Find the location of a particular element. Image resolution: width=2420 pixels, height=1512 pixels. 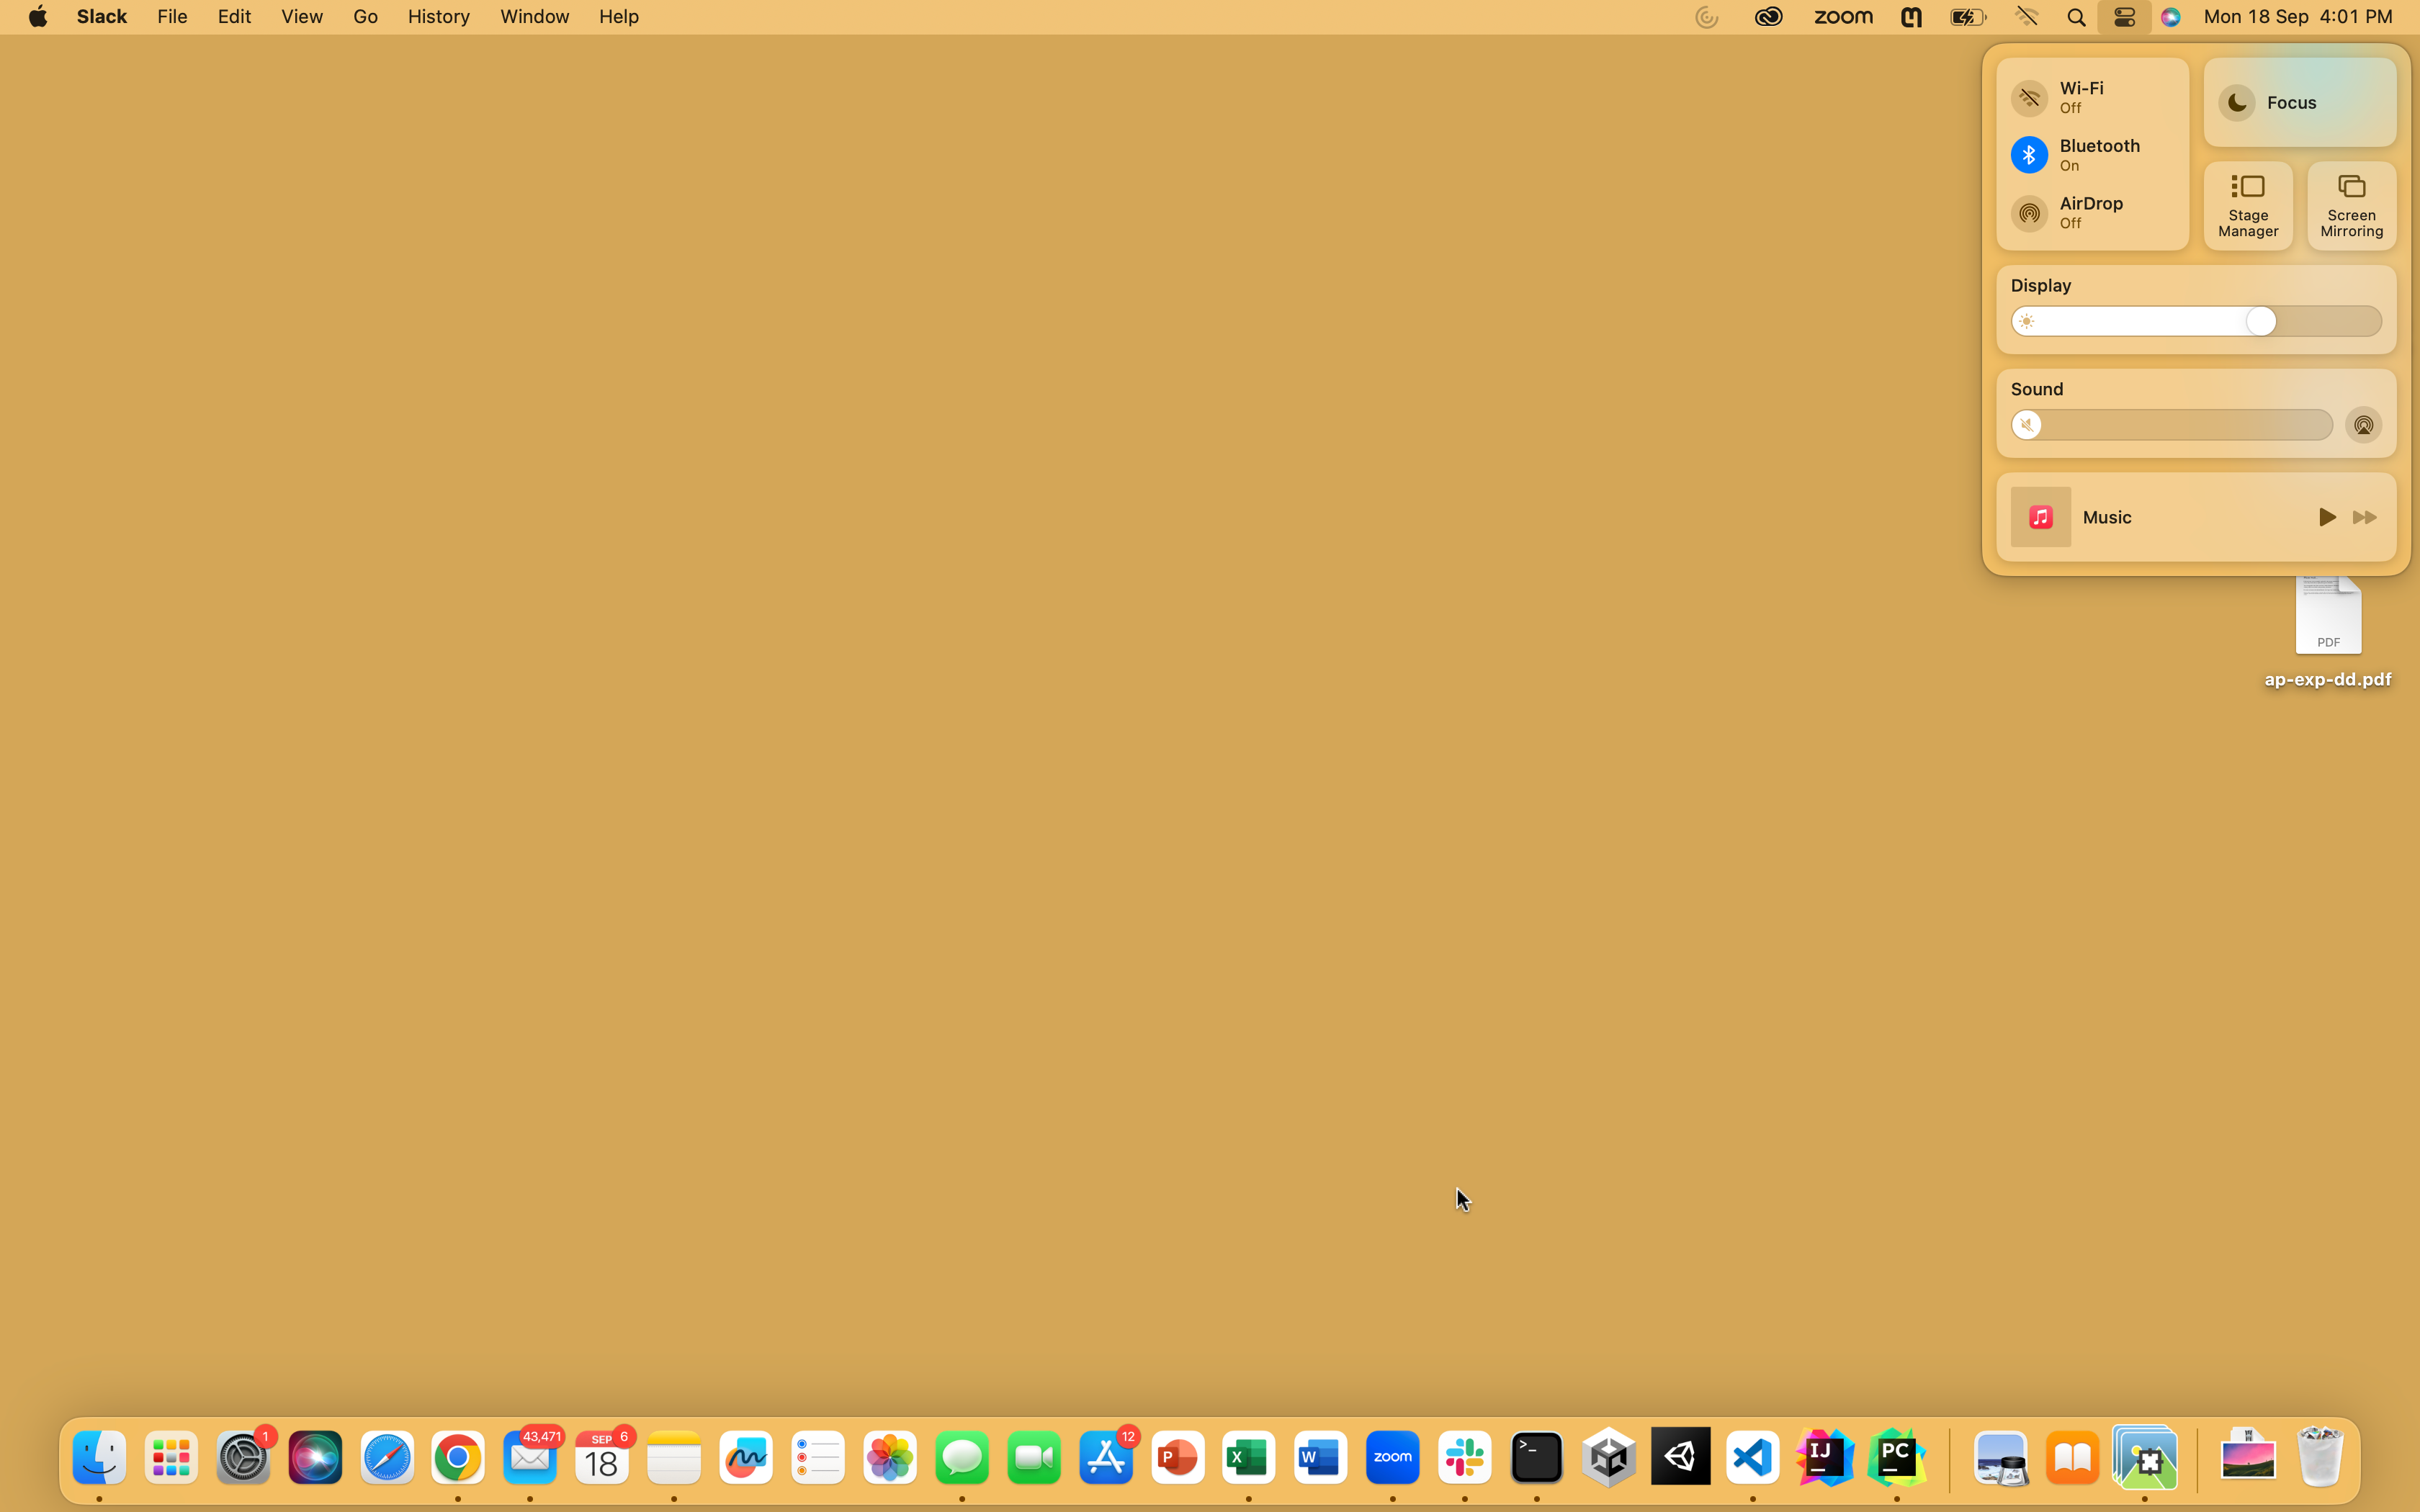

Turn on airdrop is located at coordinates (2365, 423).